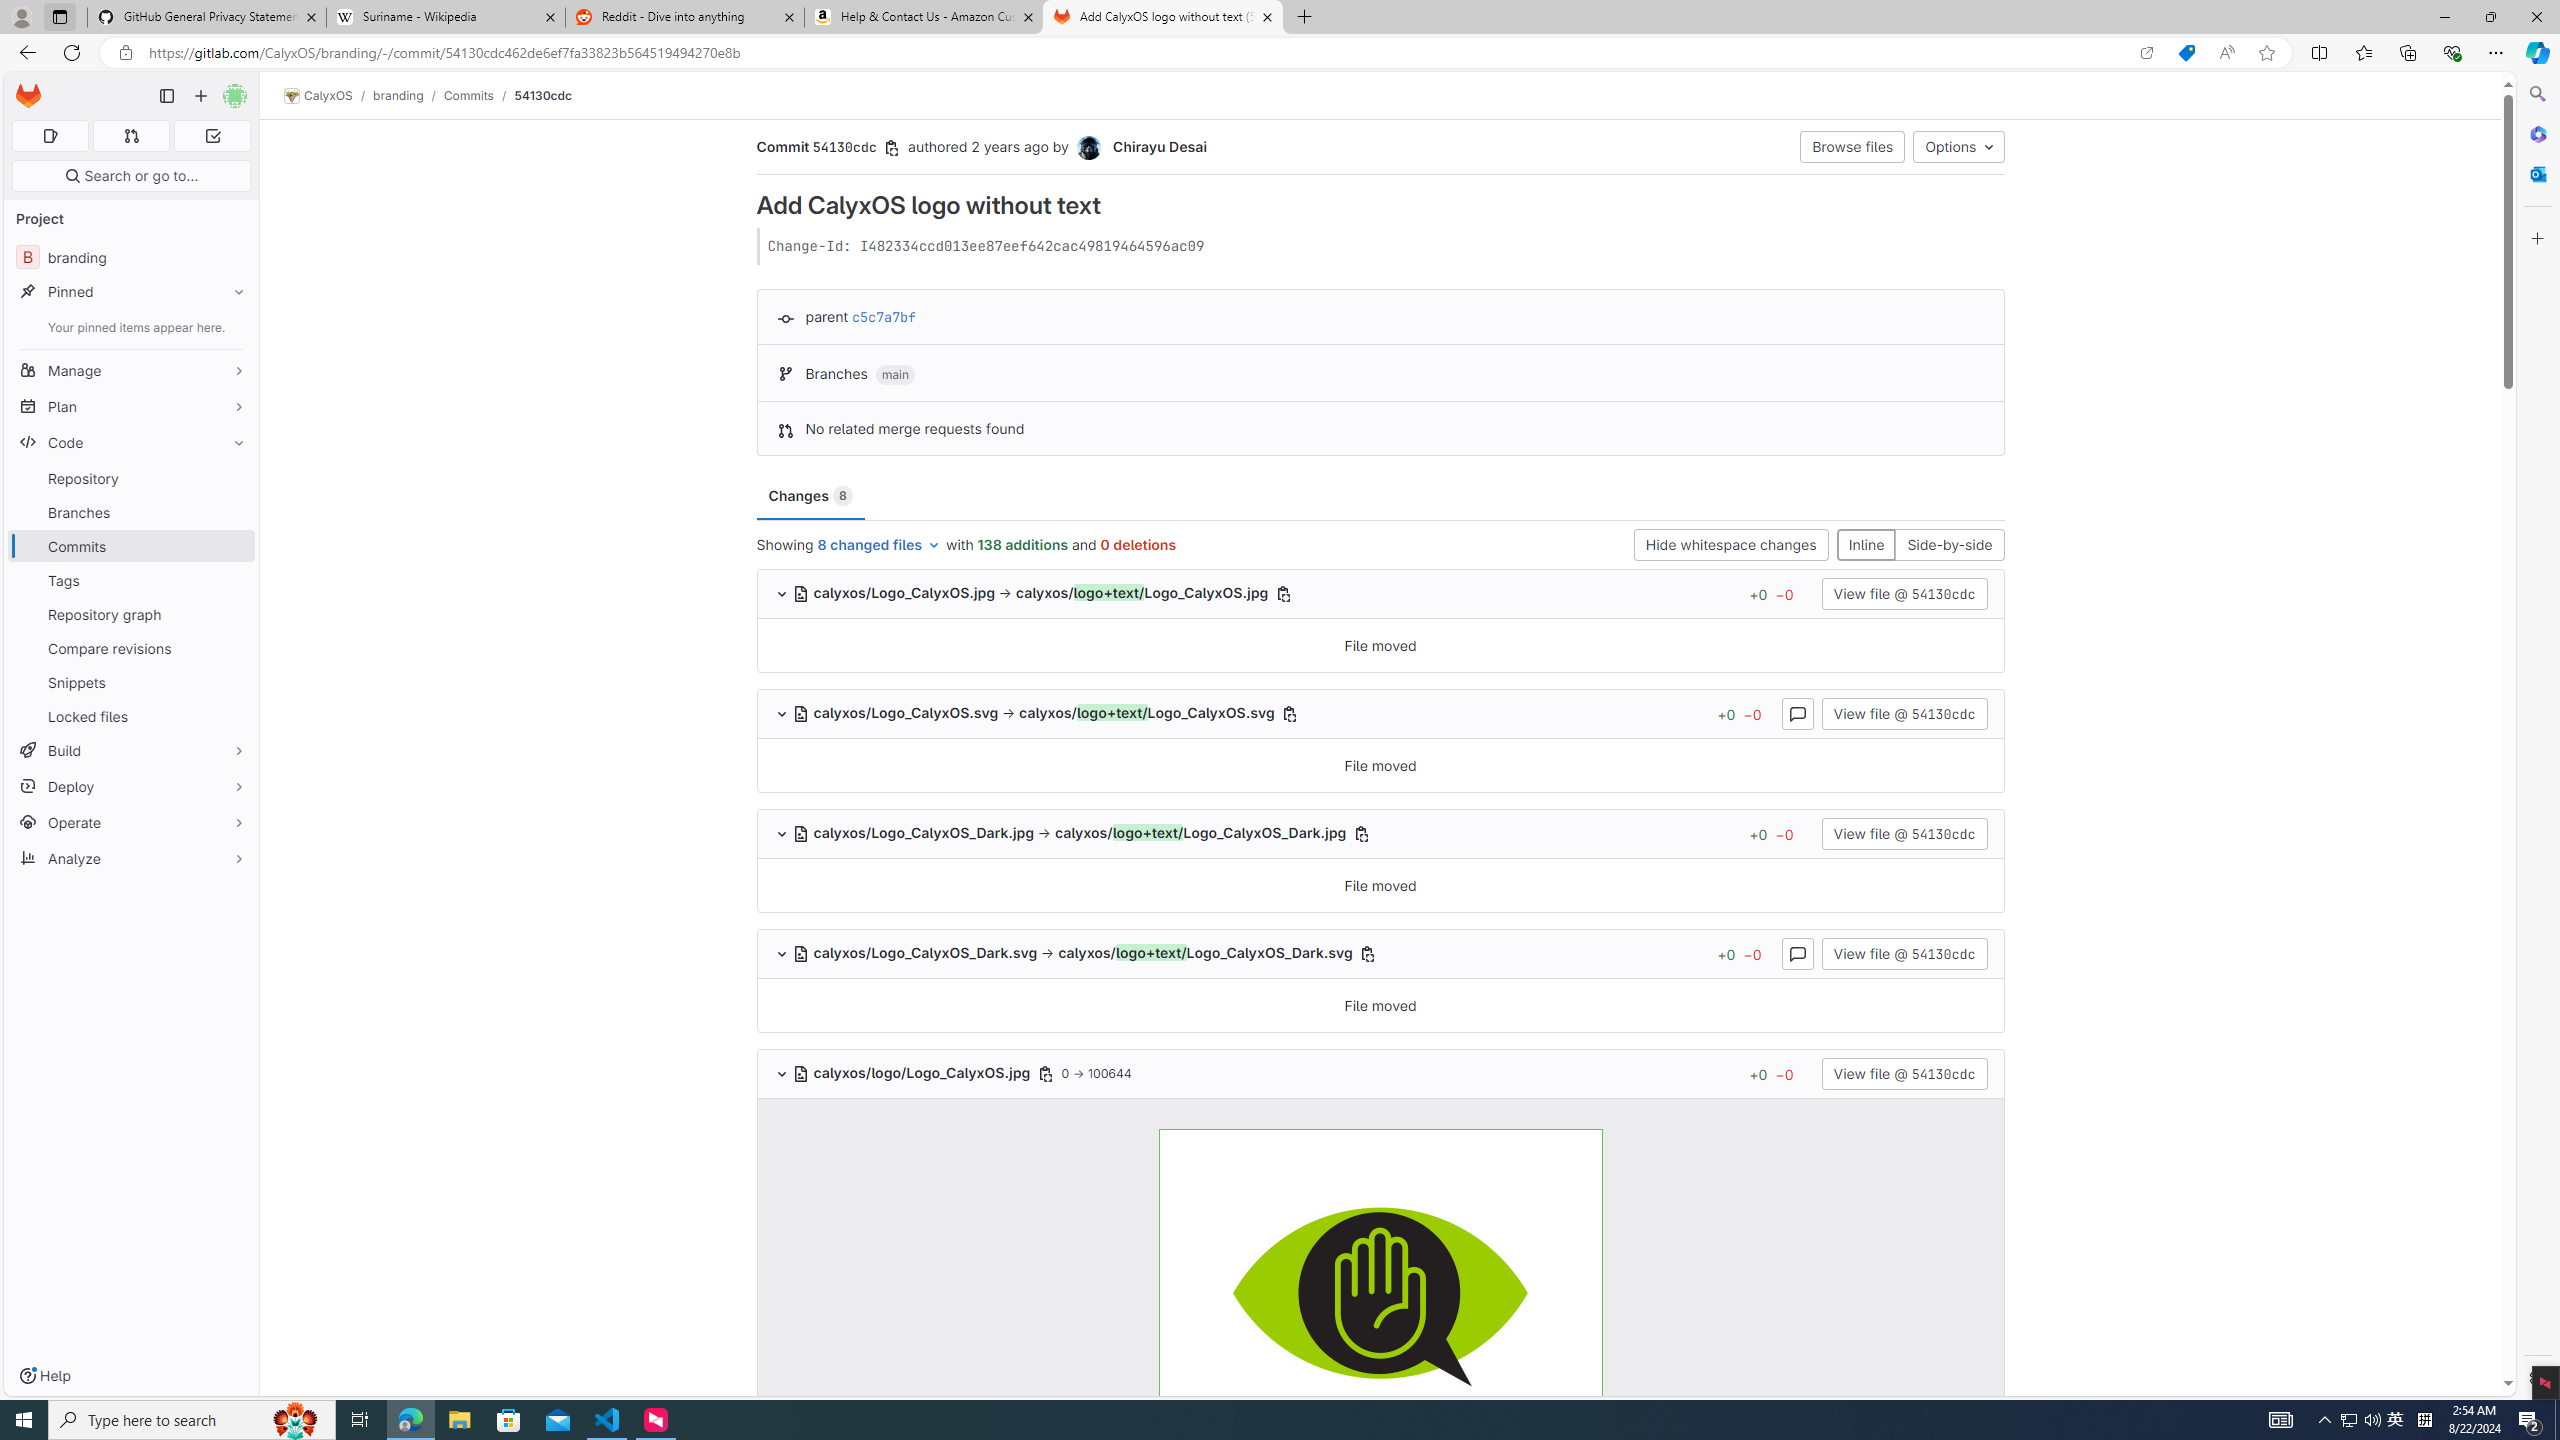 Image resolution: width=2560 pixels, height=1440 pixels. Describe the element at coordinates (913, 1072) in the screenshot. I see `'calyxos/logo/Logo_CalyxOS.jpg '` at that location.